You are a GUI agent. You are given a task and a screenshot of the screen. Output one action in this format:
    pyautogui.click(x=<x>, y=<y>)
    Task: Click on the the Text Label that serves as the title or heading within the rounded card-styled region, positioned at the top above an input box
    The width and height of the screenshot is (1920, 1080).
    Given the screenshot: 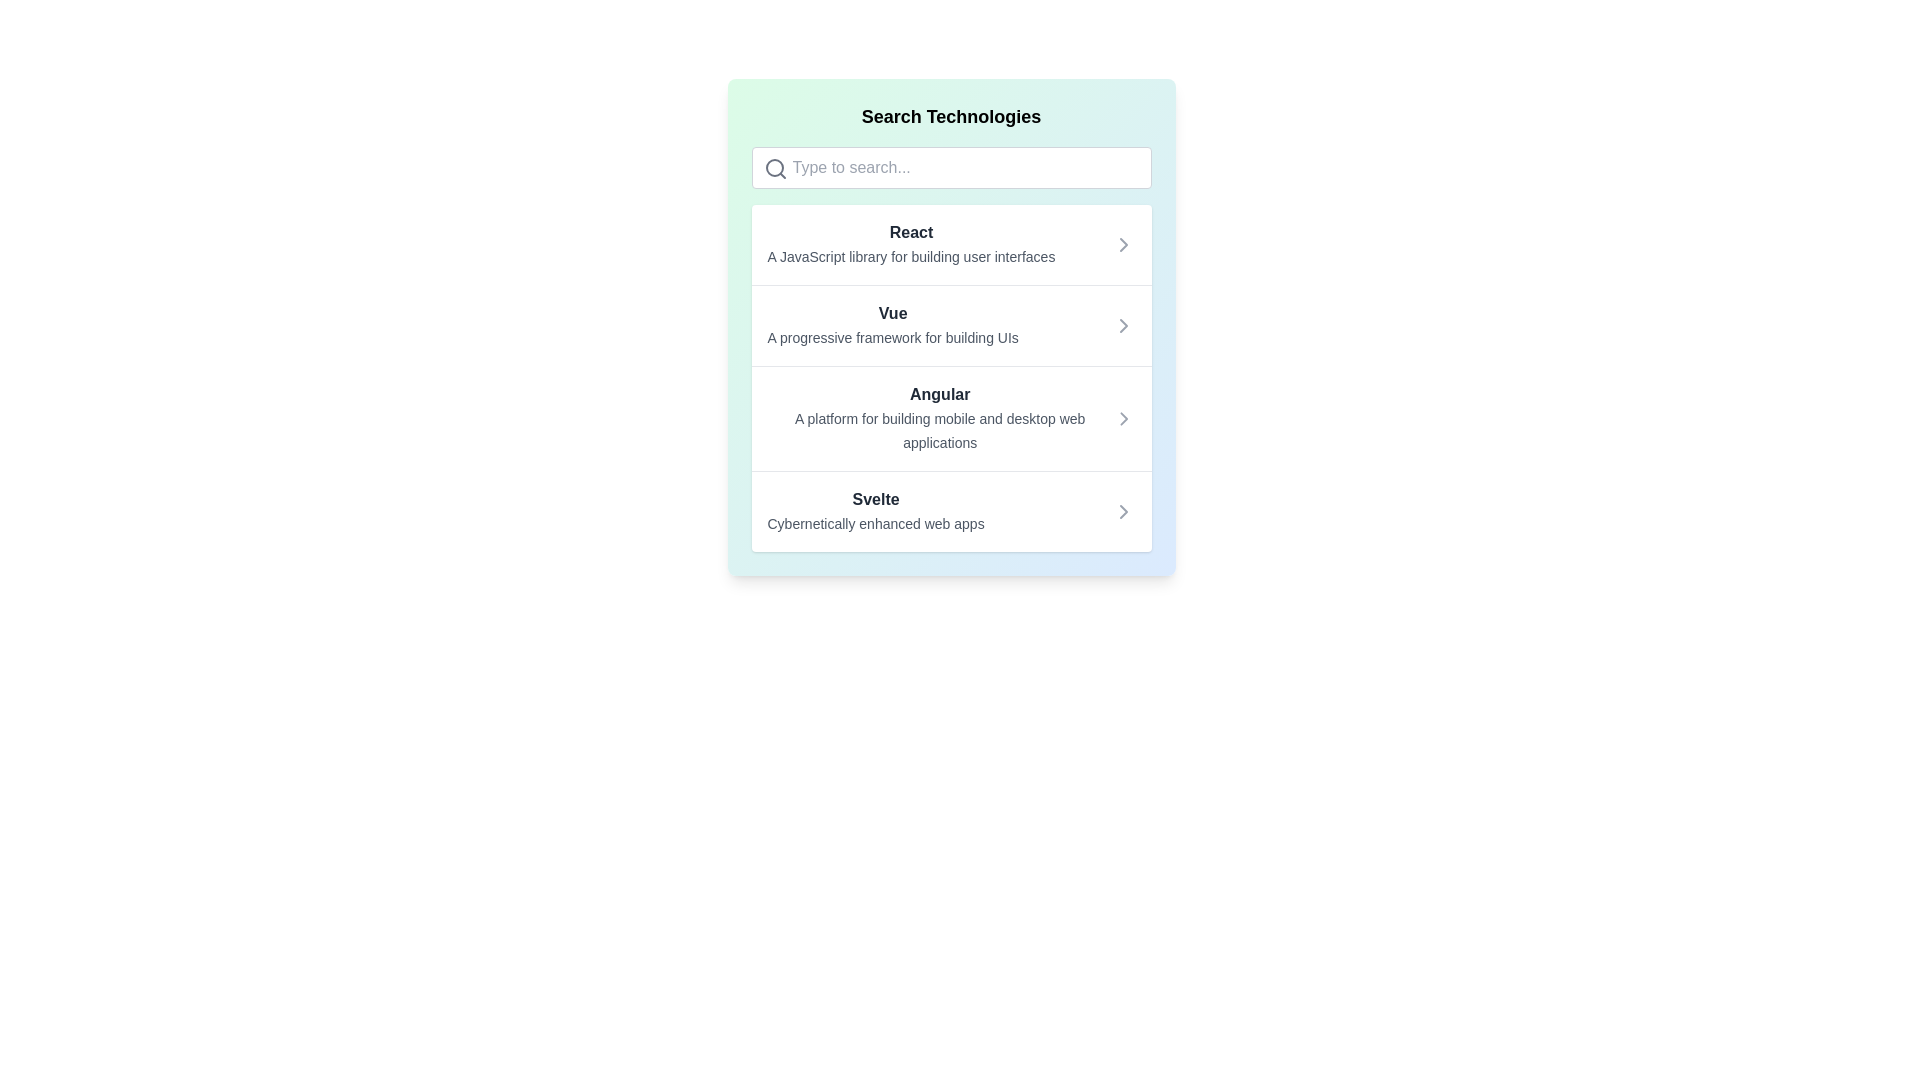 What is the action you would take?
    pyautogui.click(x=950, y=116)
    